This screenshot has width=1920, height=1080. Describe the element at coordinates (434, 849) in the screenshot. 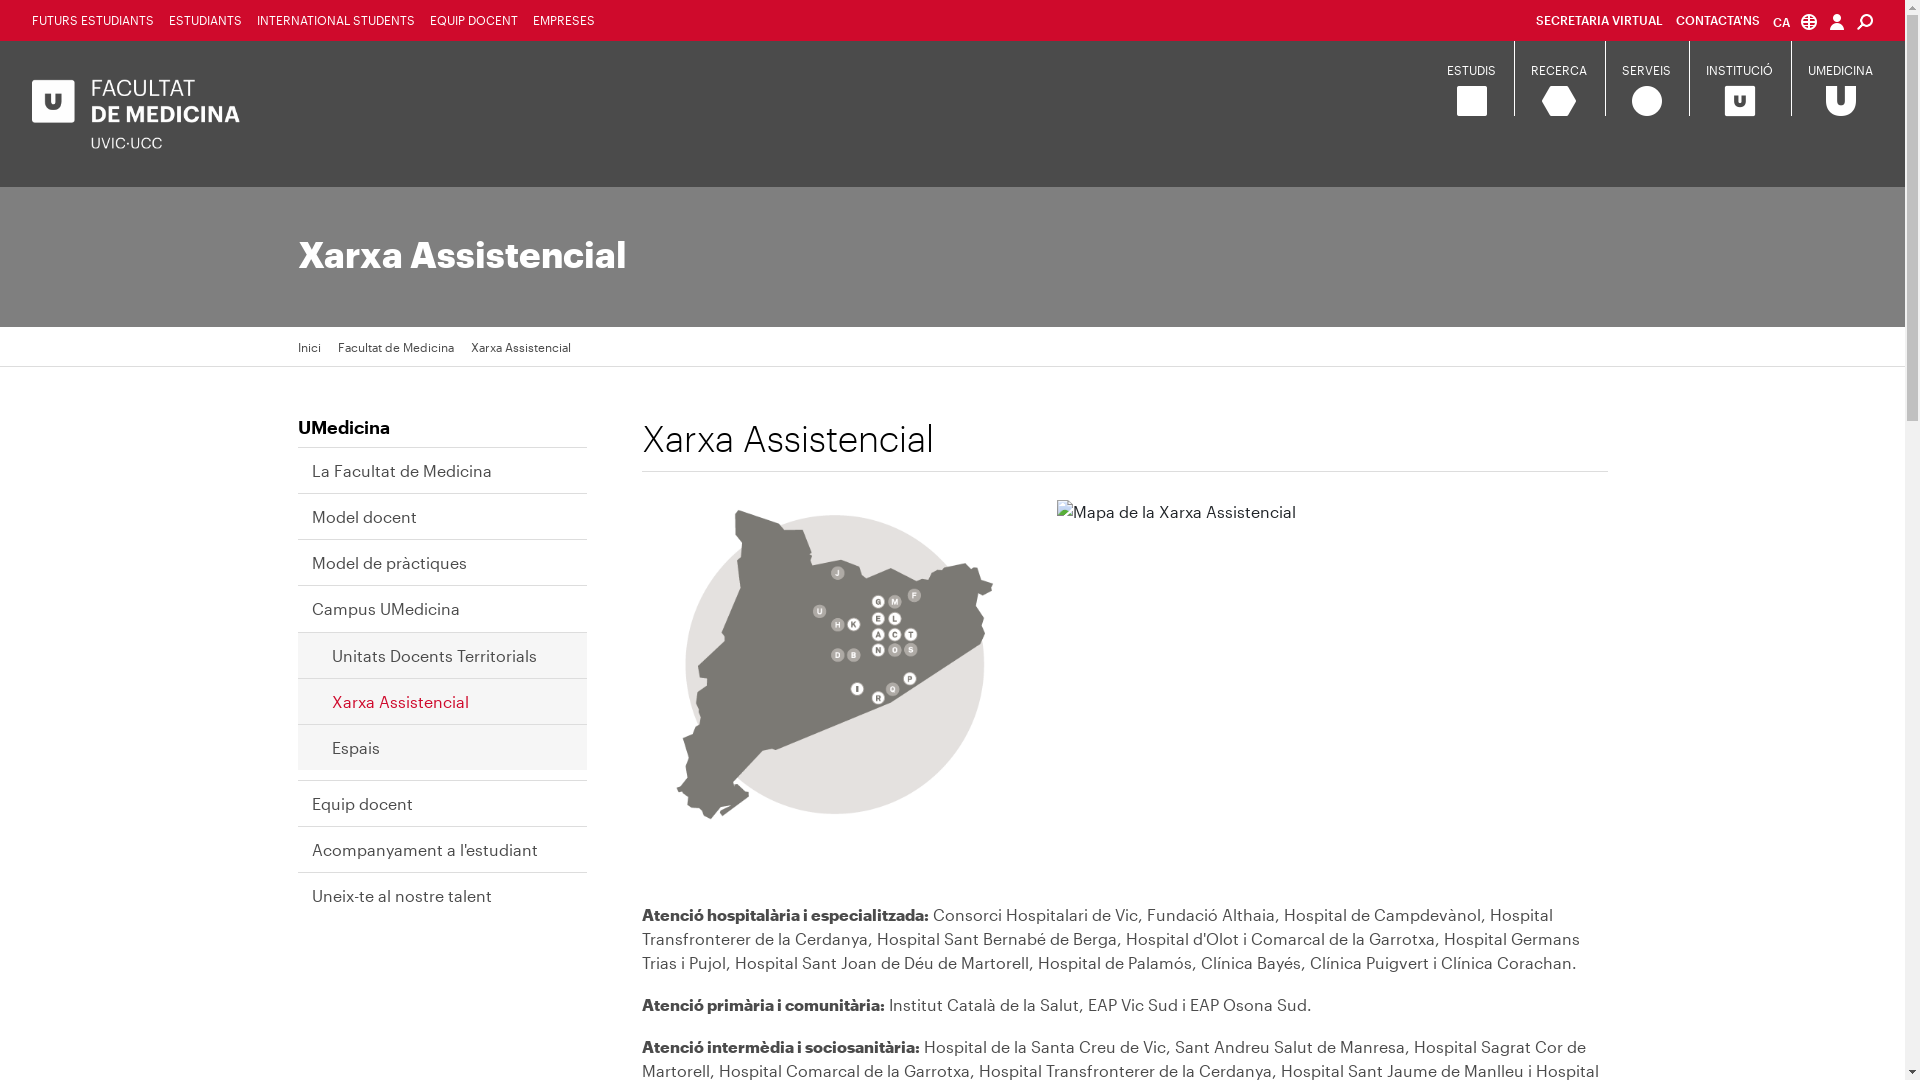

I see `'Acompanyament a l'estudiant'` at that location.